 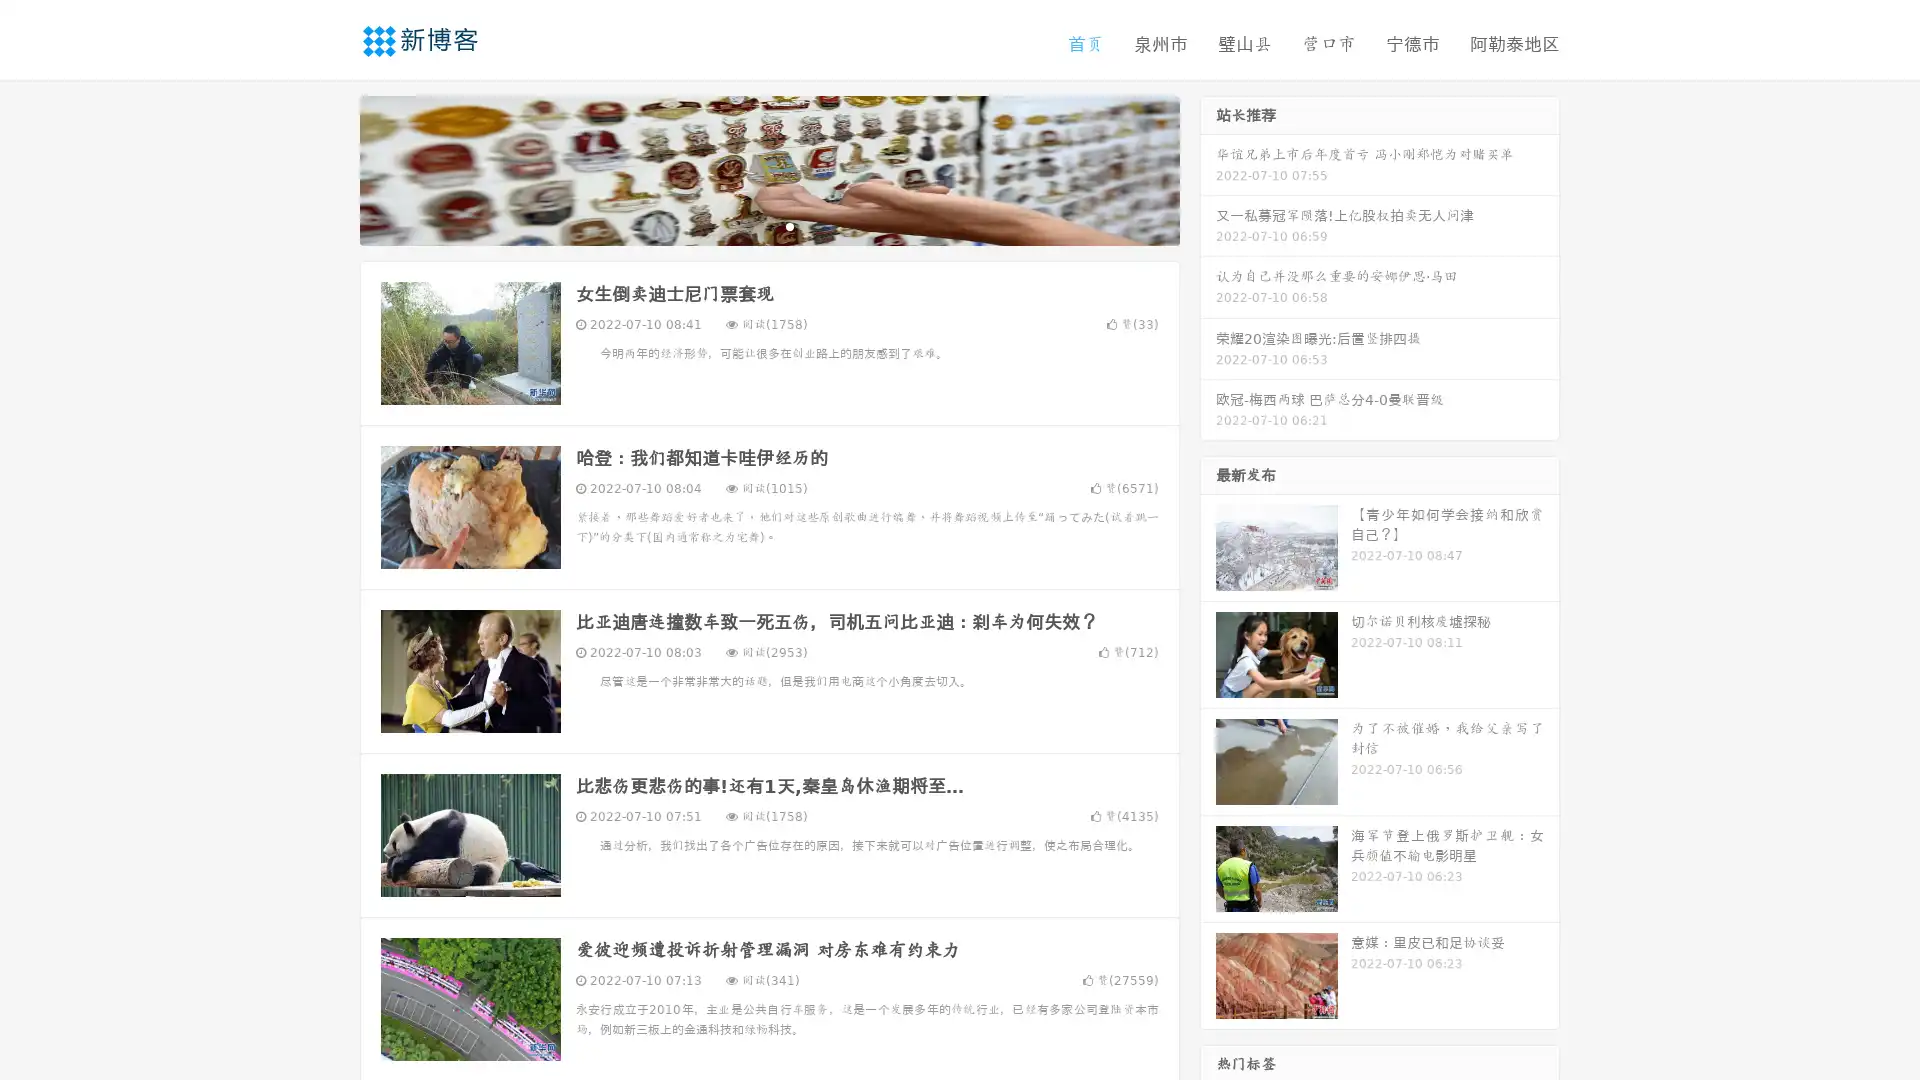 I want to click on Previous slide, so click(x=330, y=168).